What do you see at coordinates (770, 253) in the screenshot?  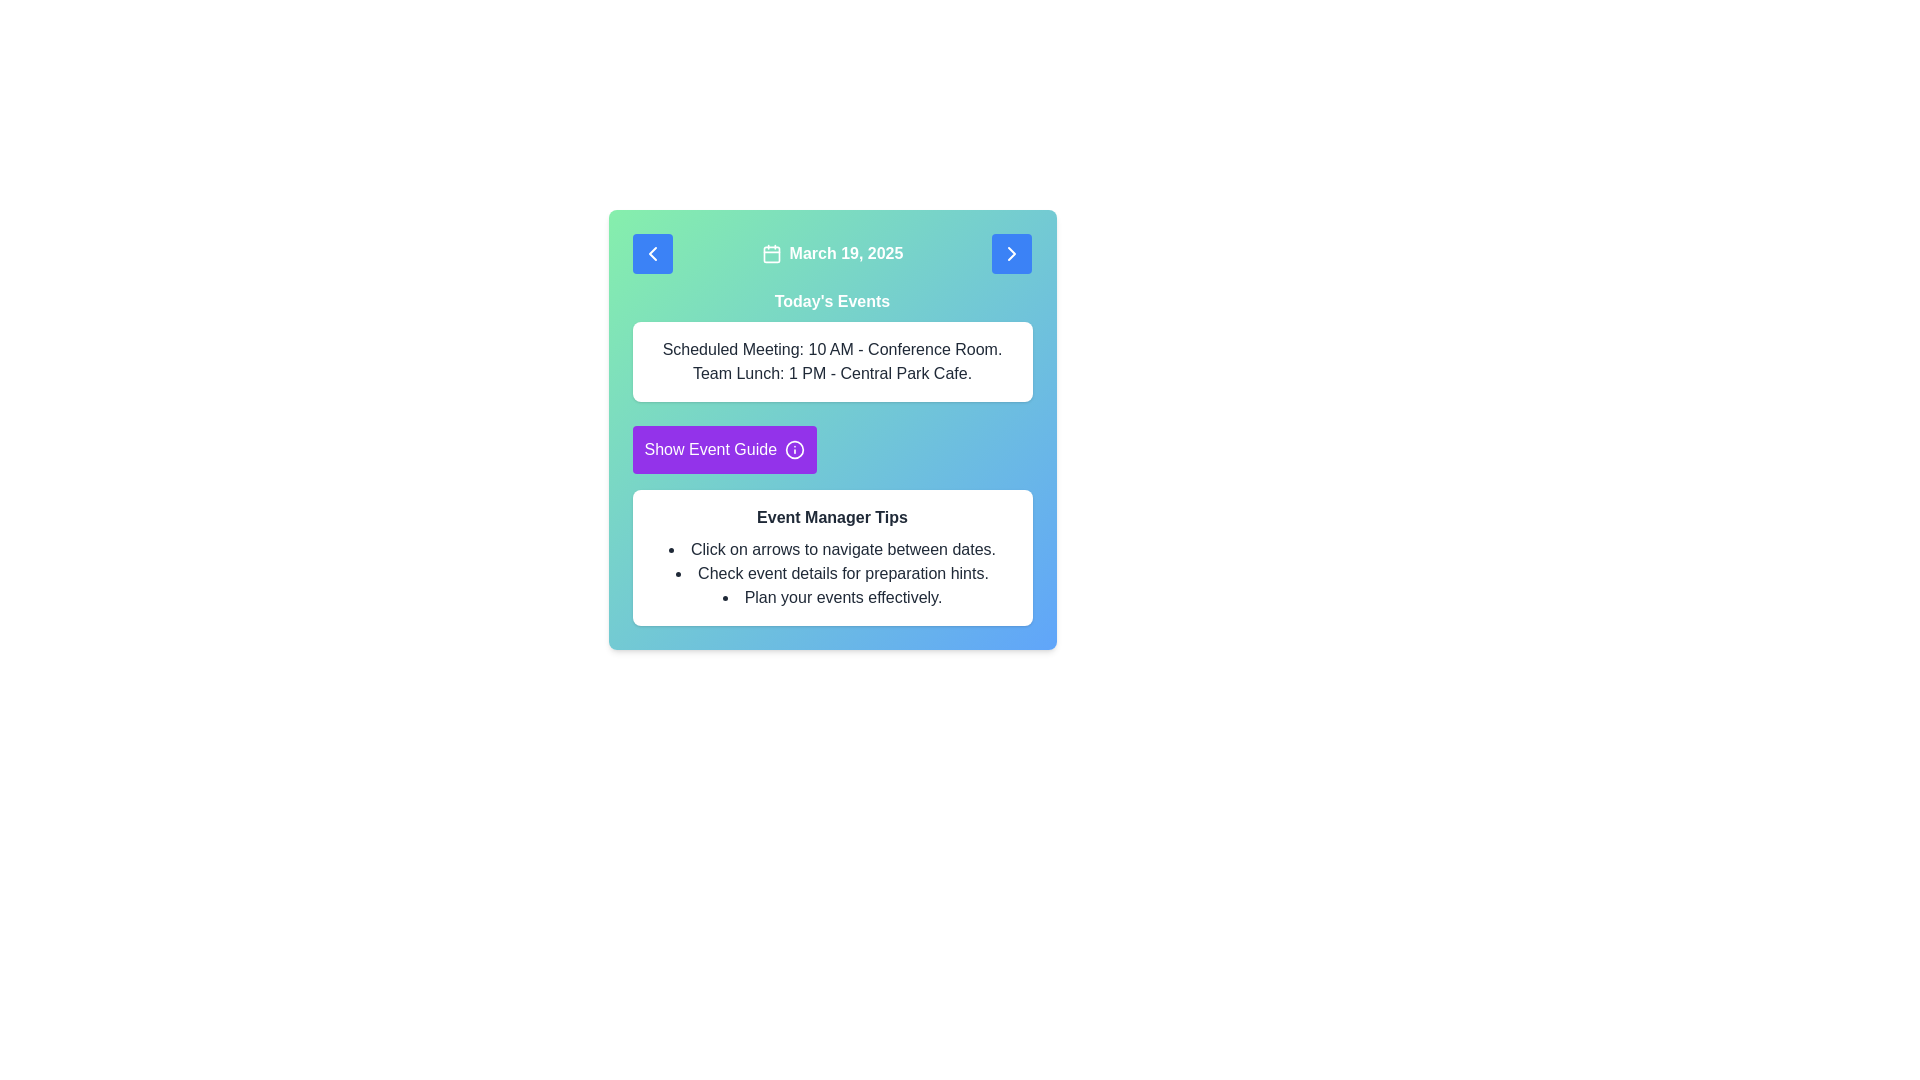 I see `the Decorative SVG graphic component within the calendar icon that accompanies the date 'March 19, 2025.'` at bounding box center [770, 253].